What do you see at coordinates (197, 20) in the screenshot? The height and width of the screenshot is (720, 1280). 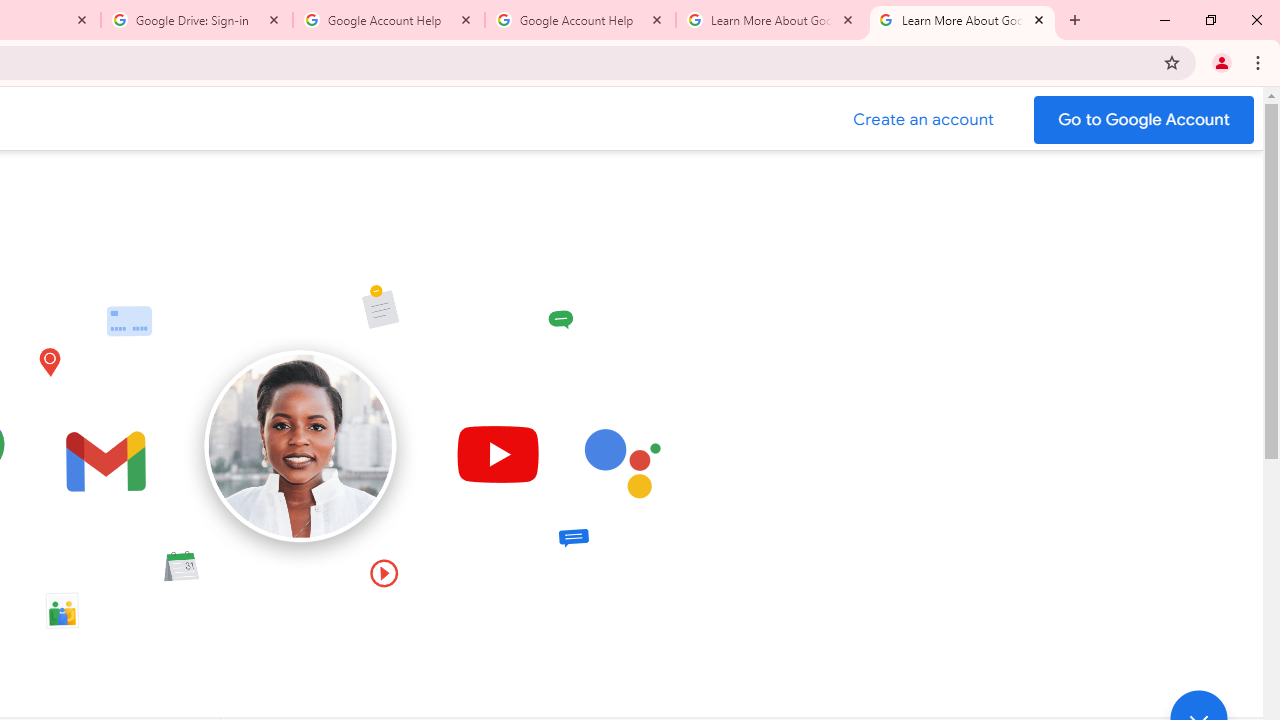 I see `'Google Drive: Sign-in'` at bounding box center [197, 20].